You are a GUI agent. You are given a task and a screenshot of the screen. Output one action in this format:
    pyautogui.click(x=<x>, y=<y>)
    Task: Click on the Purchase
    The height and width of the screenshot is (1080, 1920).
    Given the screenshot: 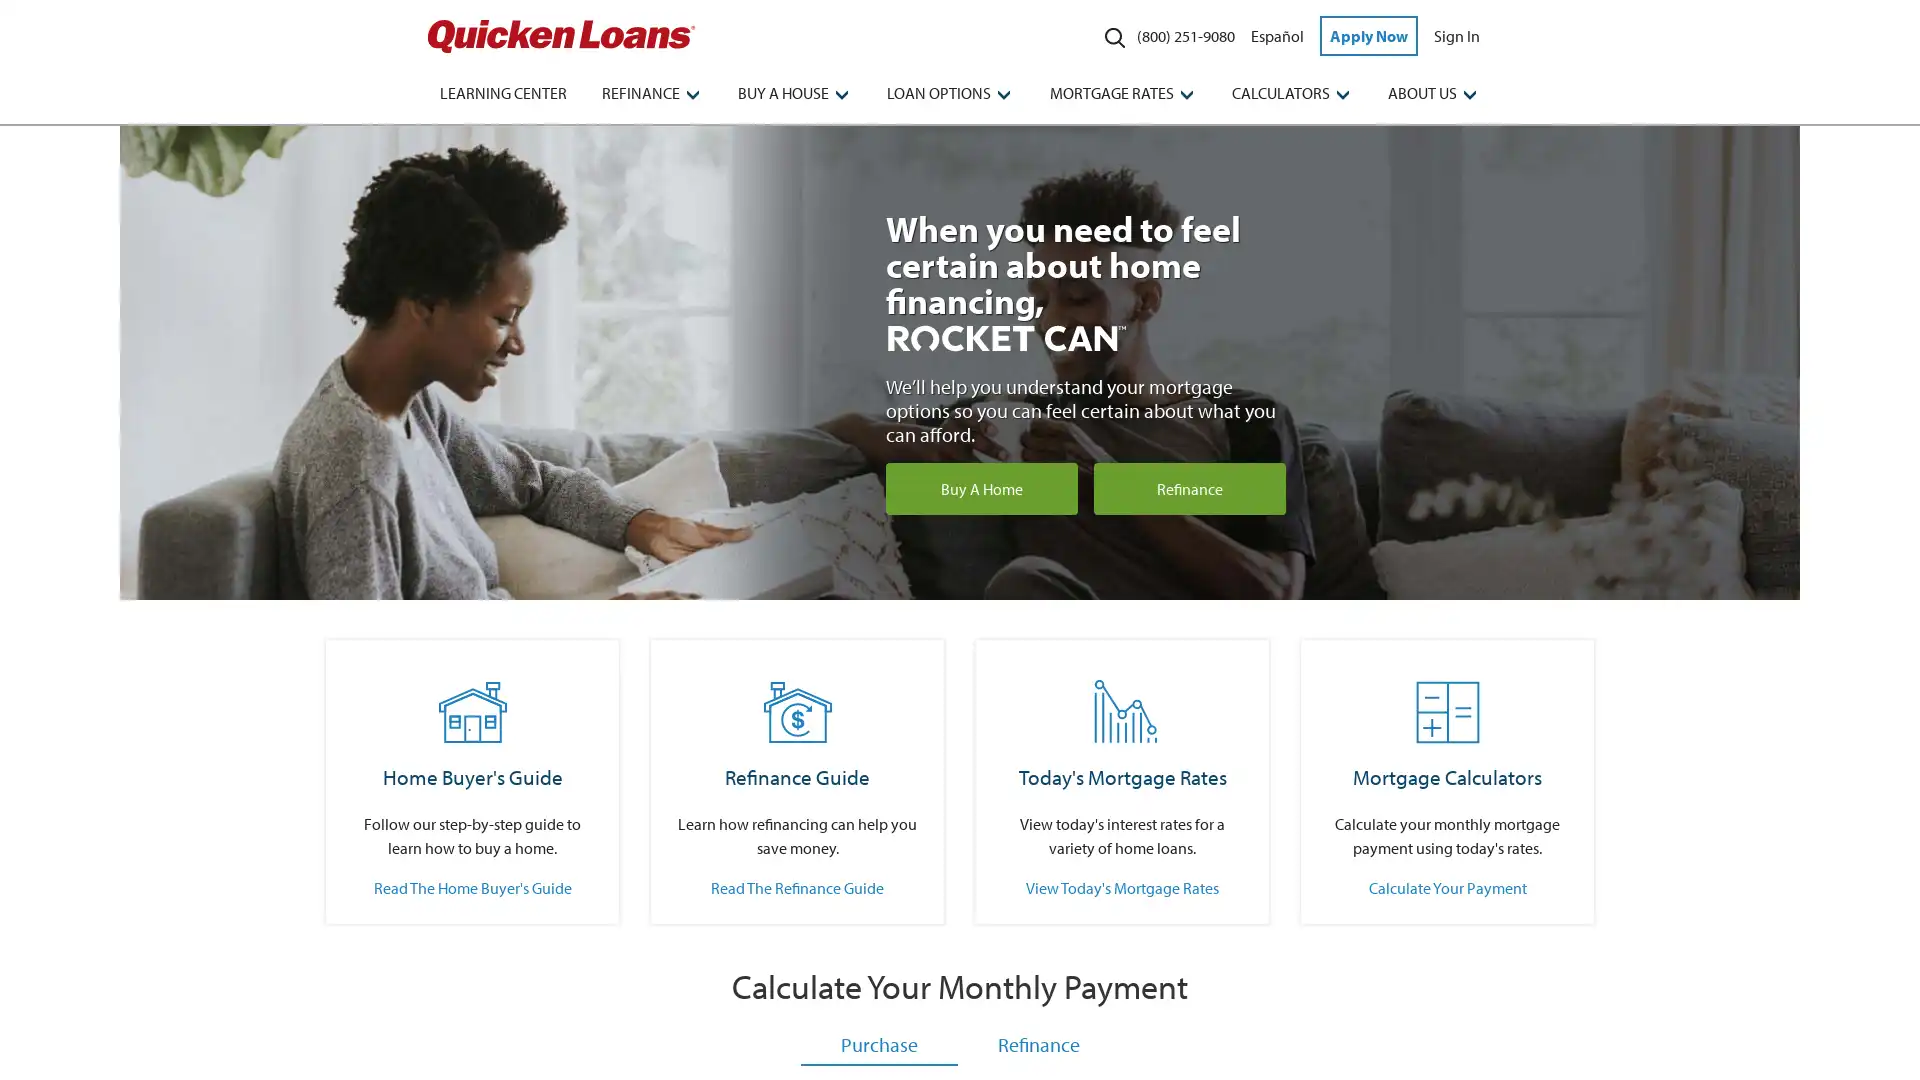 What is the action you would take?
    pyautogui.click(x=878, y=1044)
    